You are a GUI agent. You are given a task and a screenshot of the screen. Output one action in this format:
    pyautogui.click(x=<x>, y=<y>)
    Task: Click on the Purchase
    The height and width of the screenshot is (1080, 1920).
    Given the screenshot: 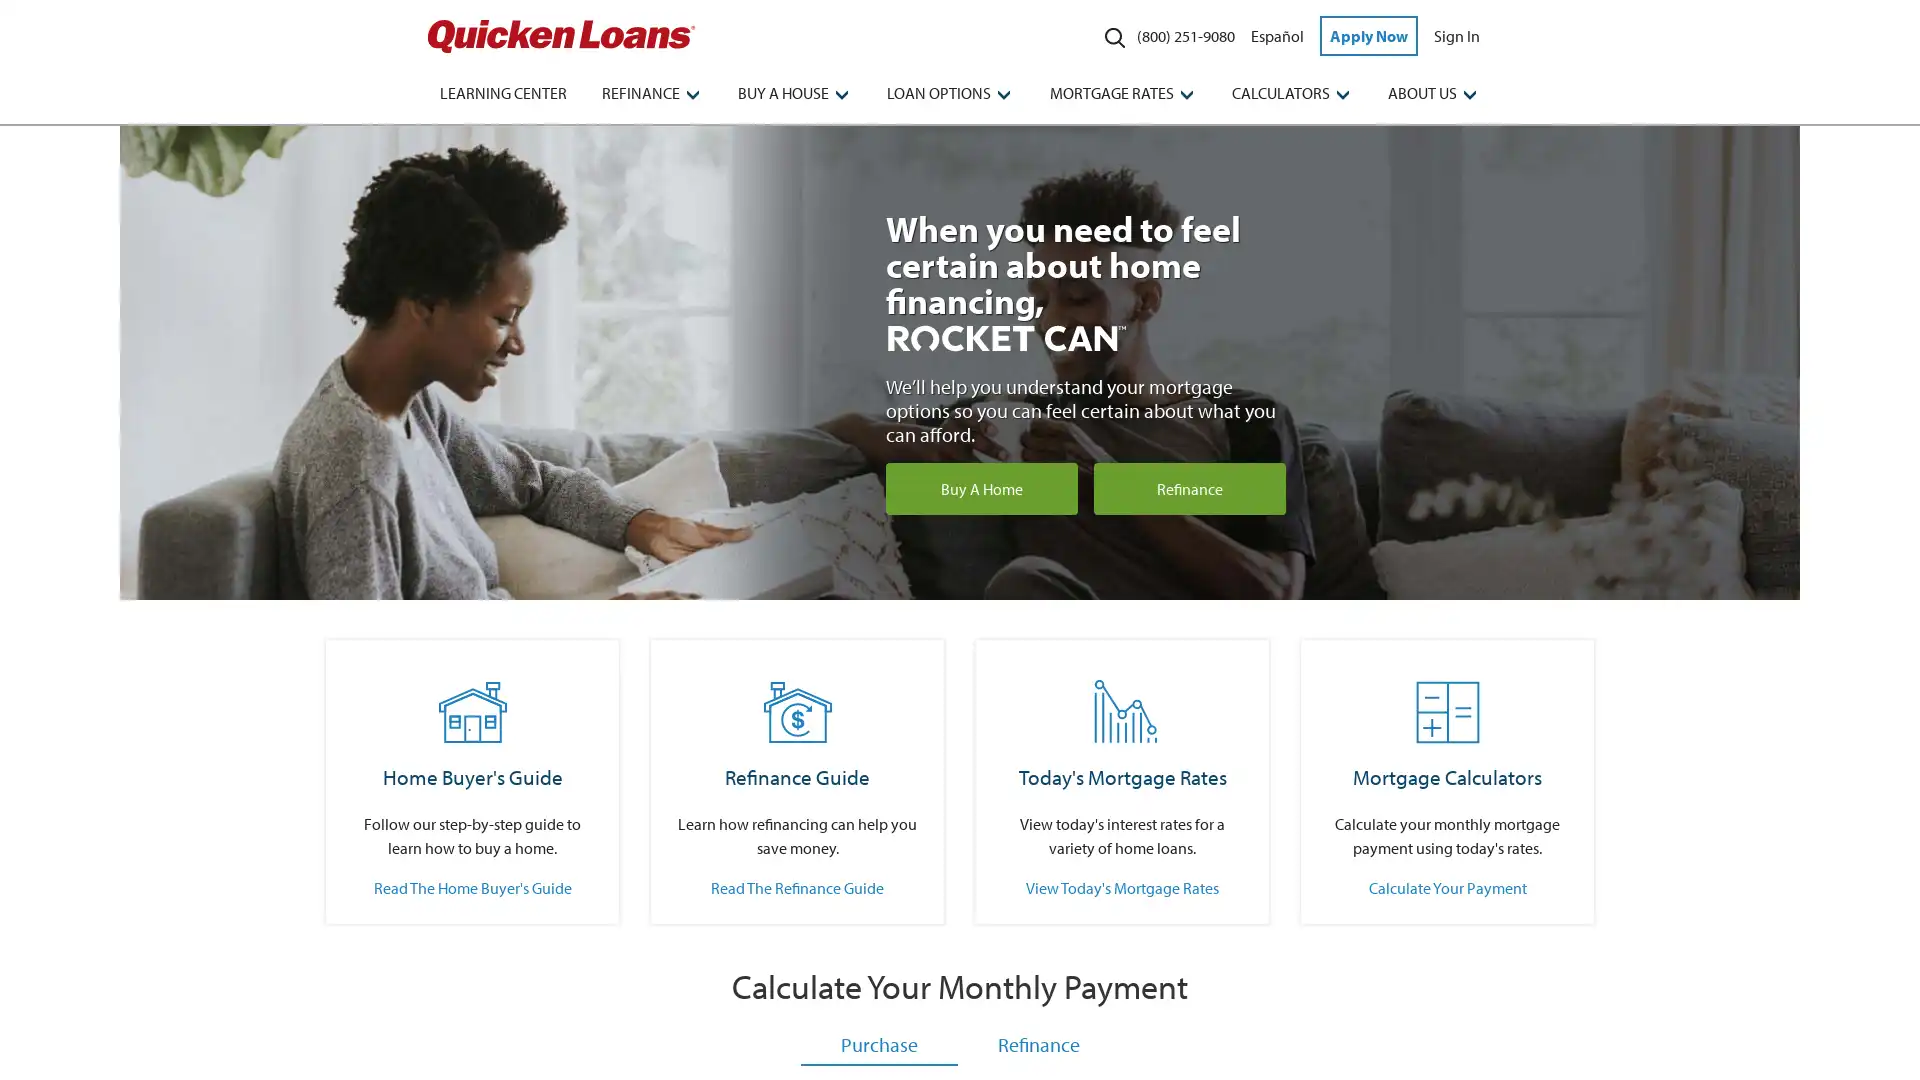 What is the action you would take?
    pyautogui.click(x=878, y=1044)
    